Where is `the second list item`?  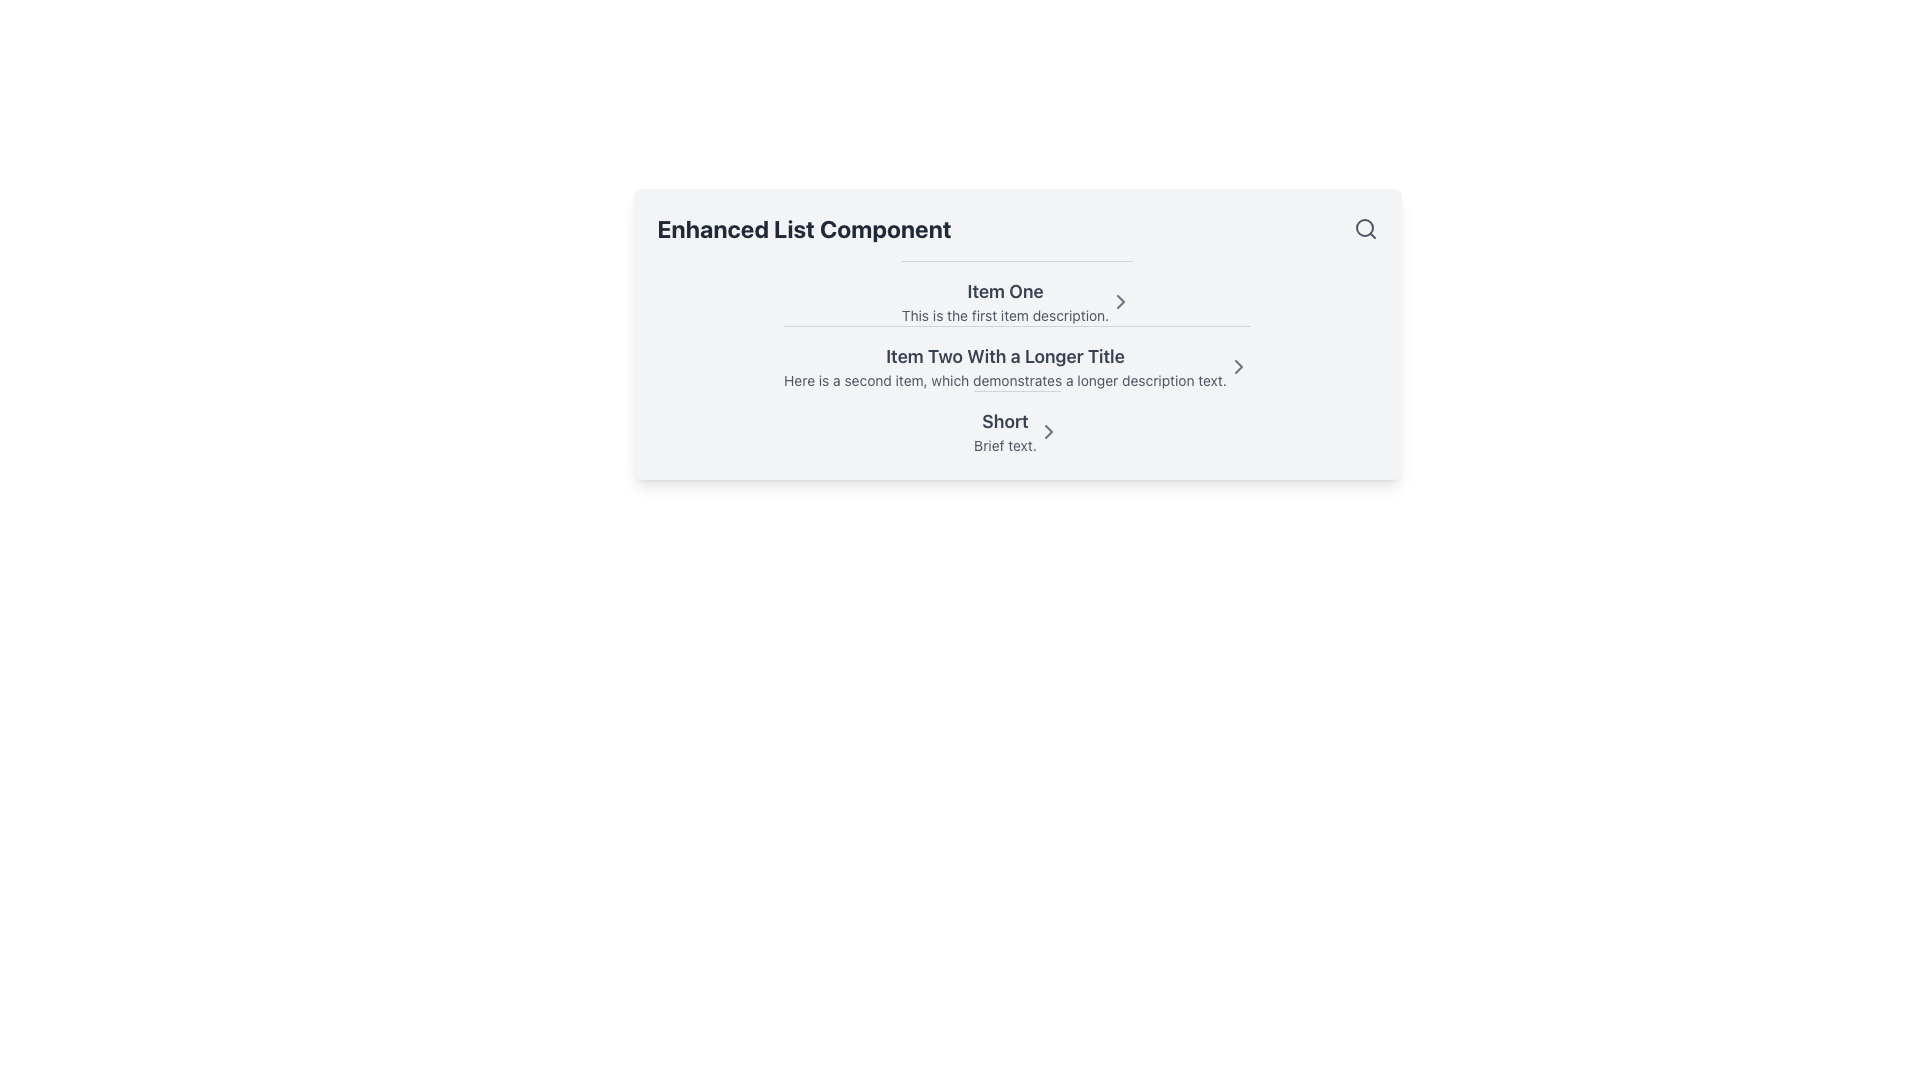
the second list item is located at coordinates (1017, 357).